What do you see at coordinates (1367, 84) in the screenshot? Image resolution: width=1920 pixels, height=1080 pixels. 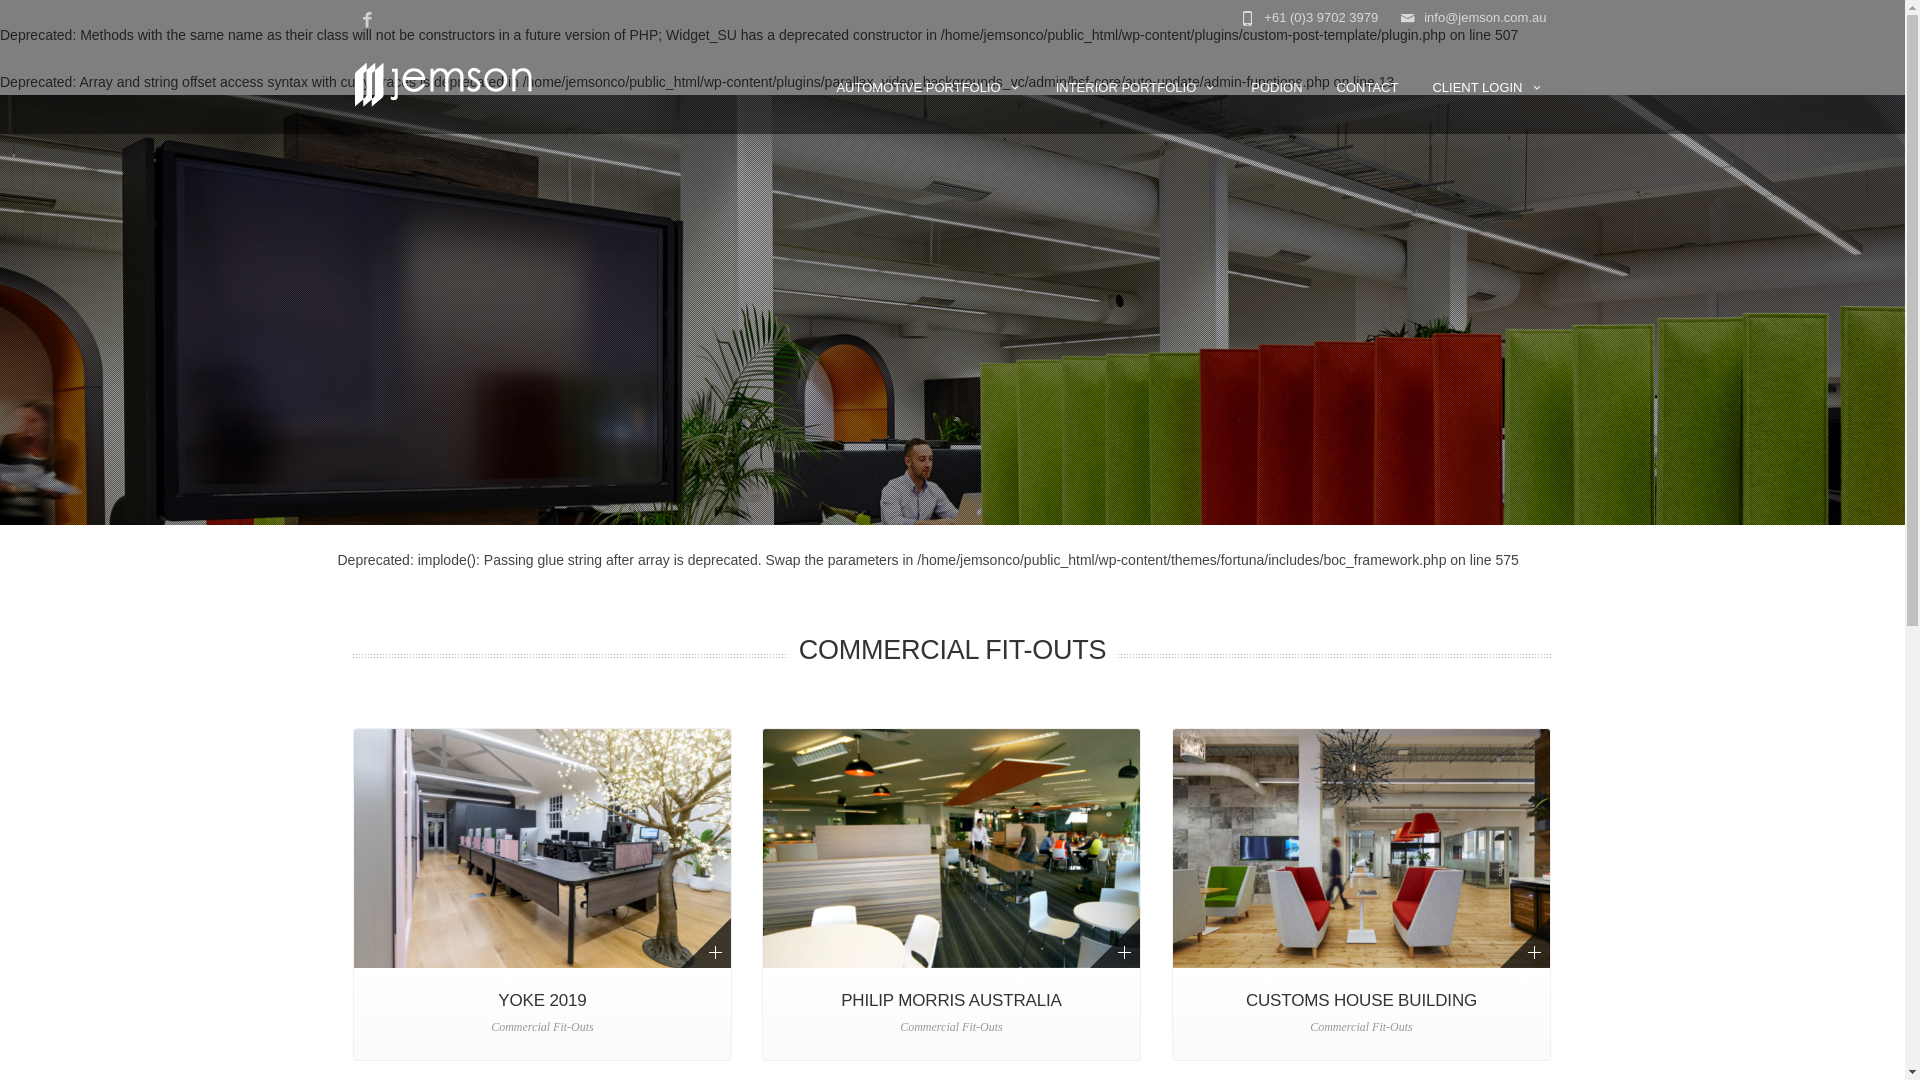 I see `'CONTACT'` at bounding box center [1367, 84].